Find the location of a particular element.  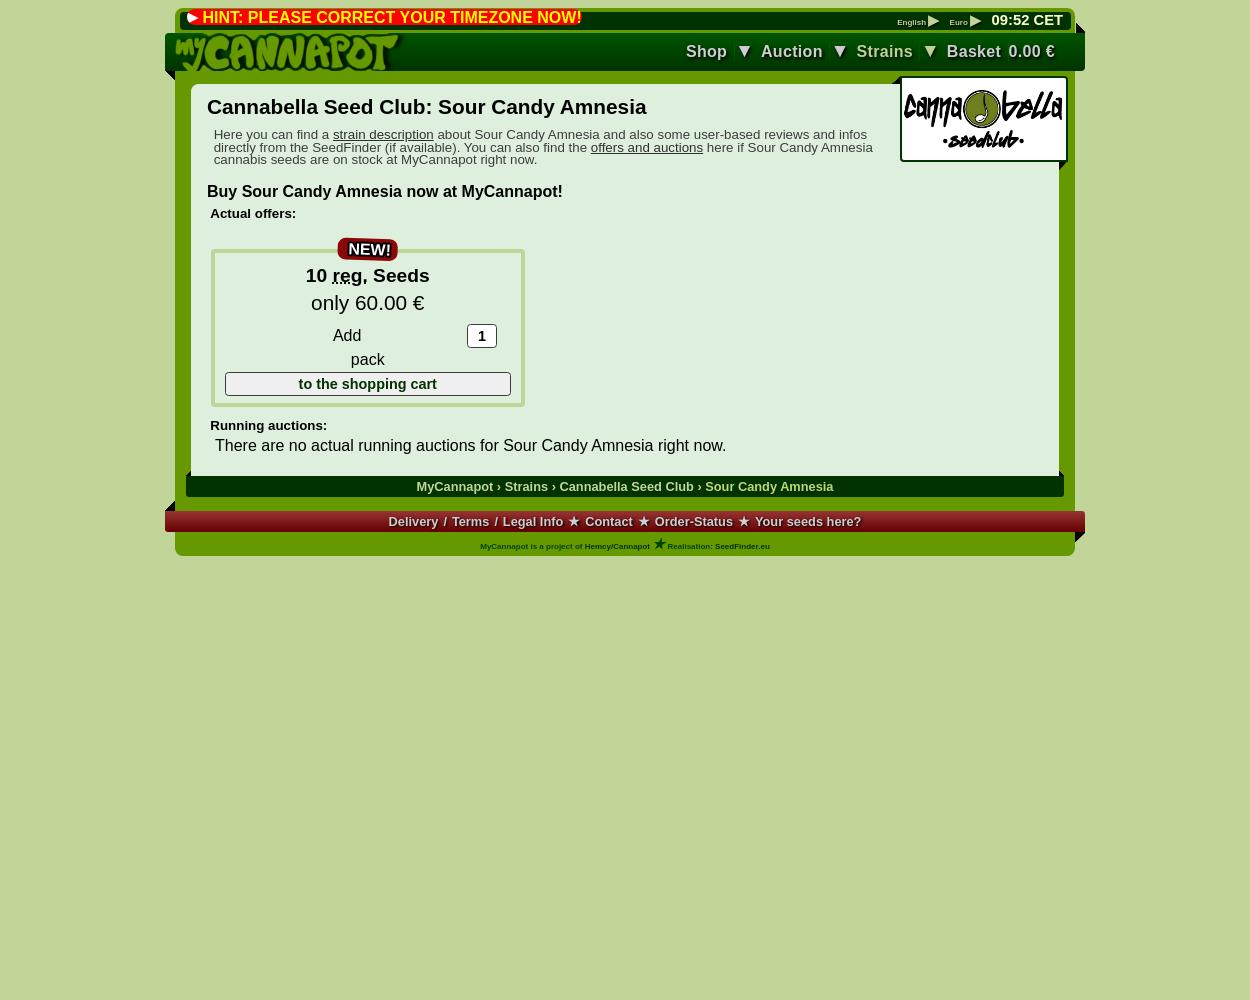

'Shop' is located at coordinates (705, 50).